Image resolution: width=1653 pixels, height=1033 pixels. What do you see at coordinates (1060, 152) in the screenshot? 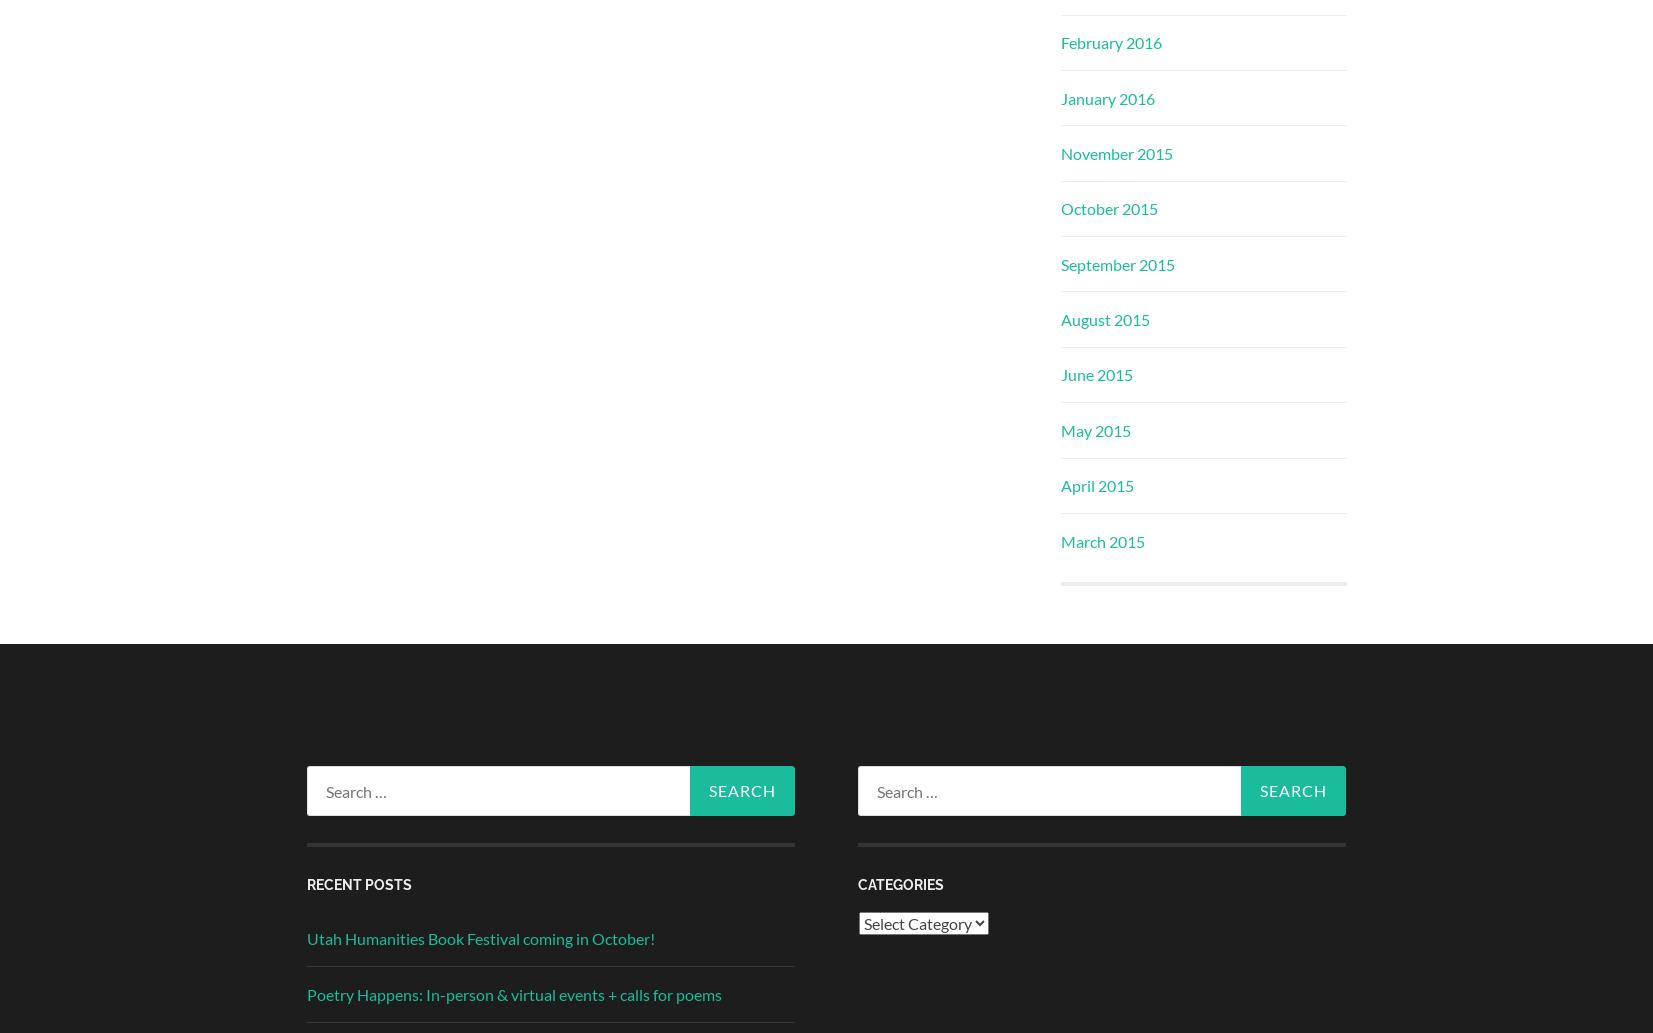
I see `'November 2015'` at bounding box center [1060, 152].